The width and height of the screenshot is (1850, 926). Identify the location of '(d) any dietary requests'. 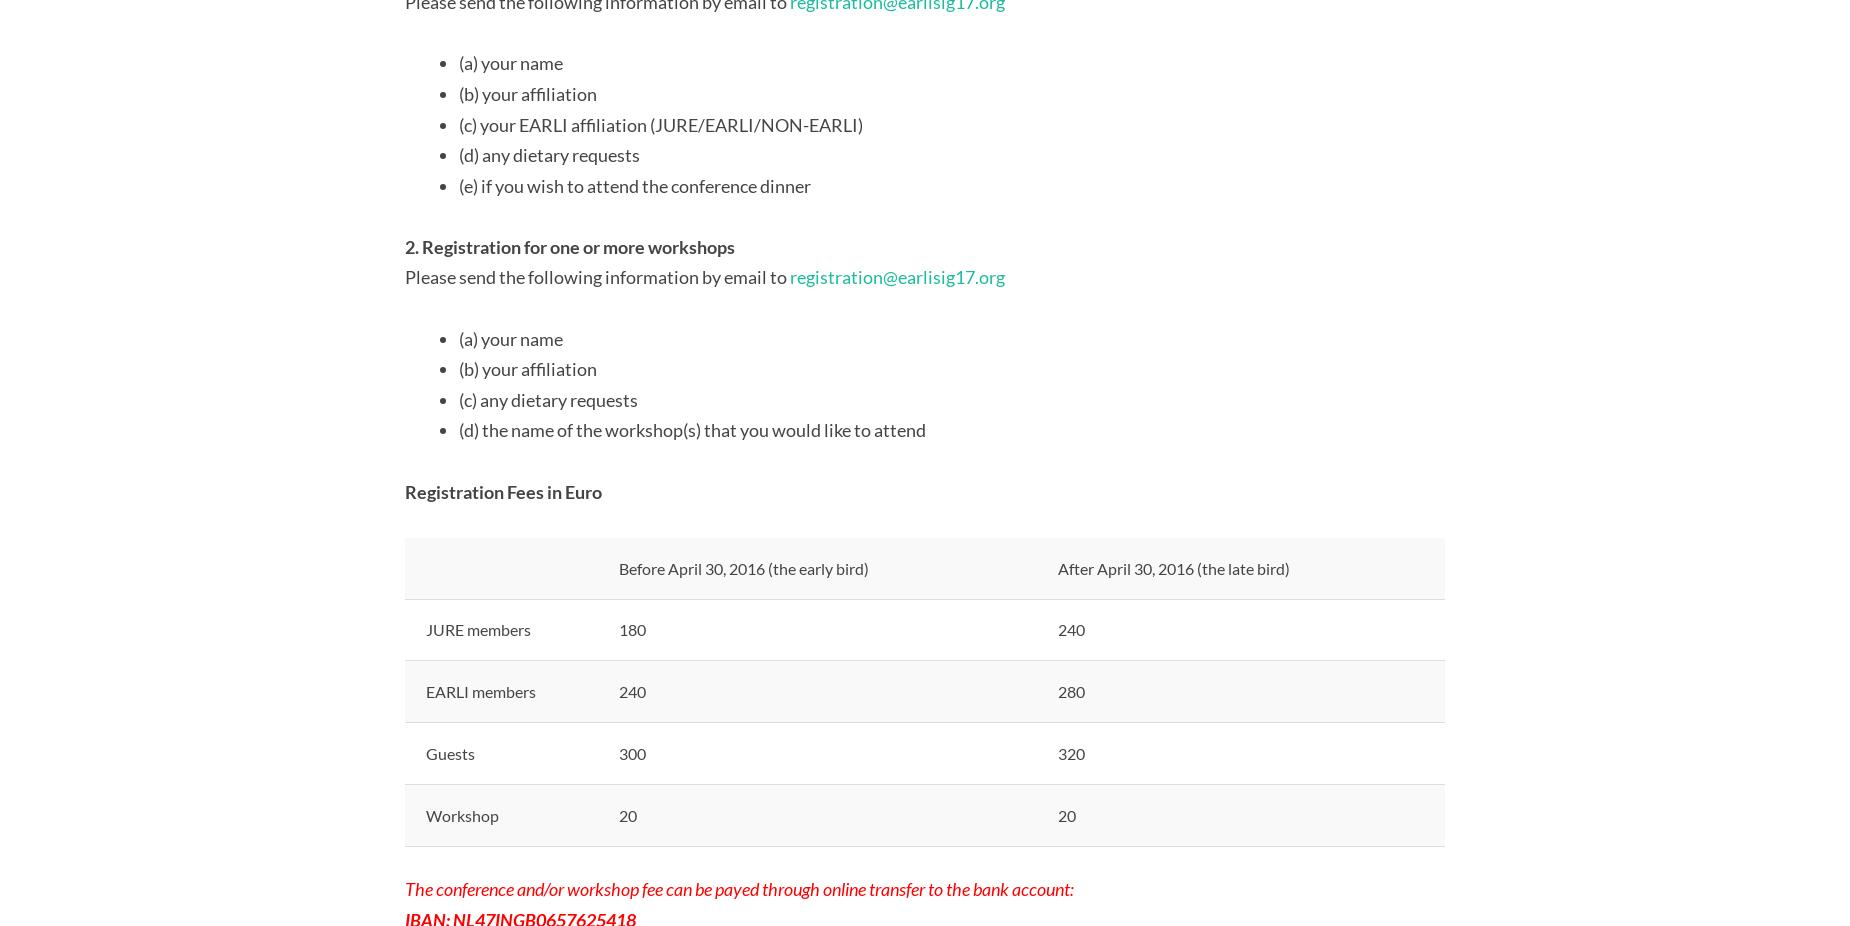
(457, 154).